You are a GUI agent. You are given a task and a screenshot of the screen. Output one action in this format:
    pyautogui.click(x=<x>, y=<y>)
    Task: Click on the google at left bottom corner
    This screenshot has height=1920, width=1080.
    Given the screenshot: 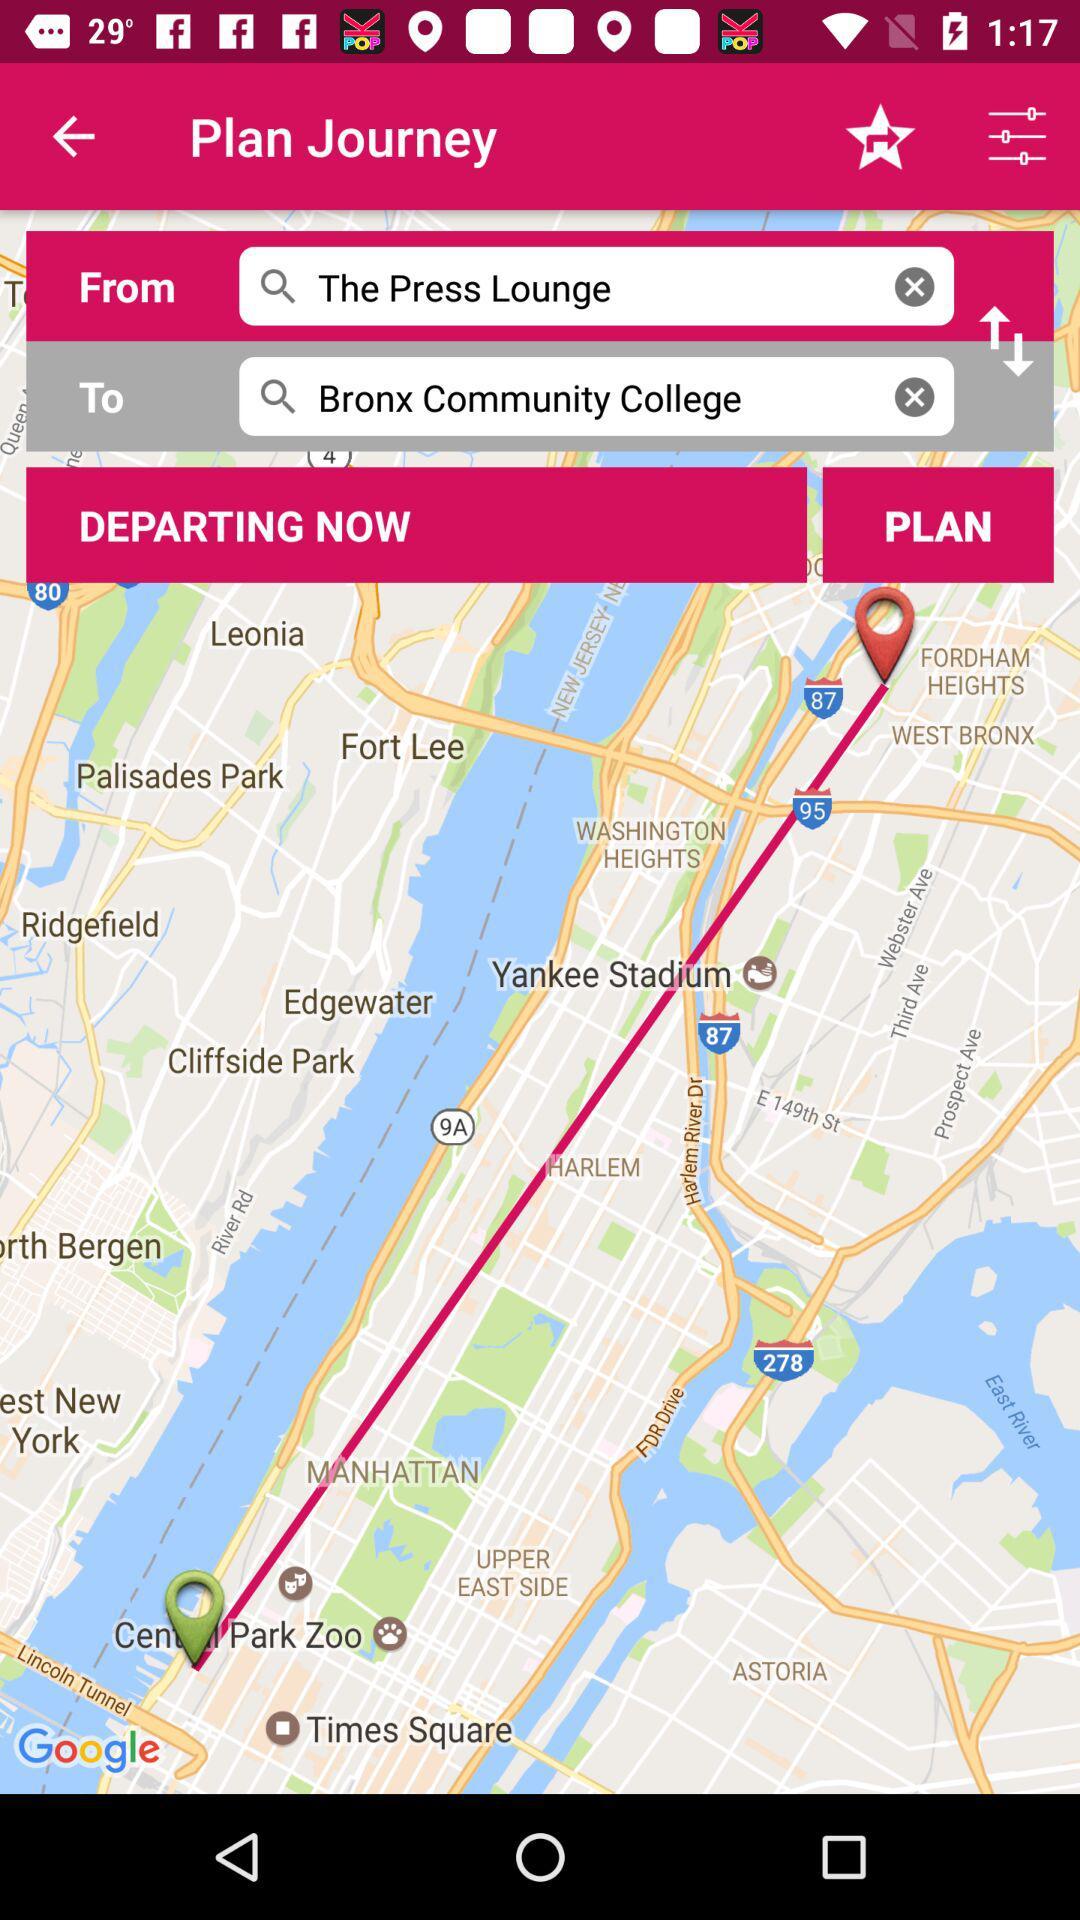 What is the action you would take?
    pyautogui.click(x=92, y=1751)
    